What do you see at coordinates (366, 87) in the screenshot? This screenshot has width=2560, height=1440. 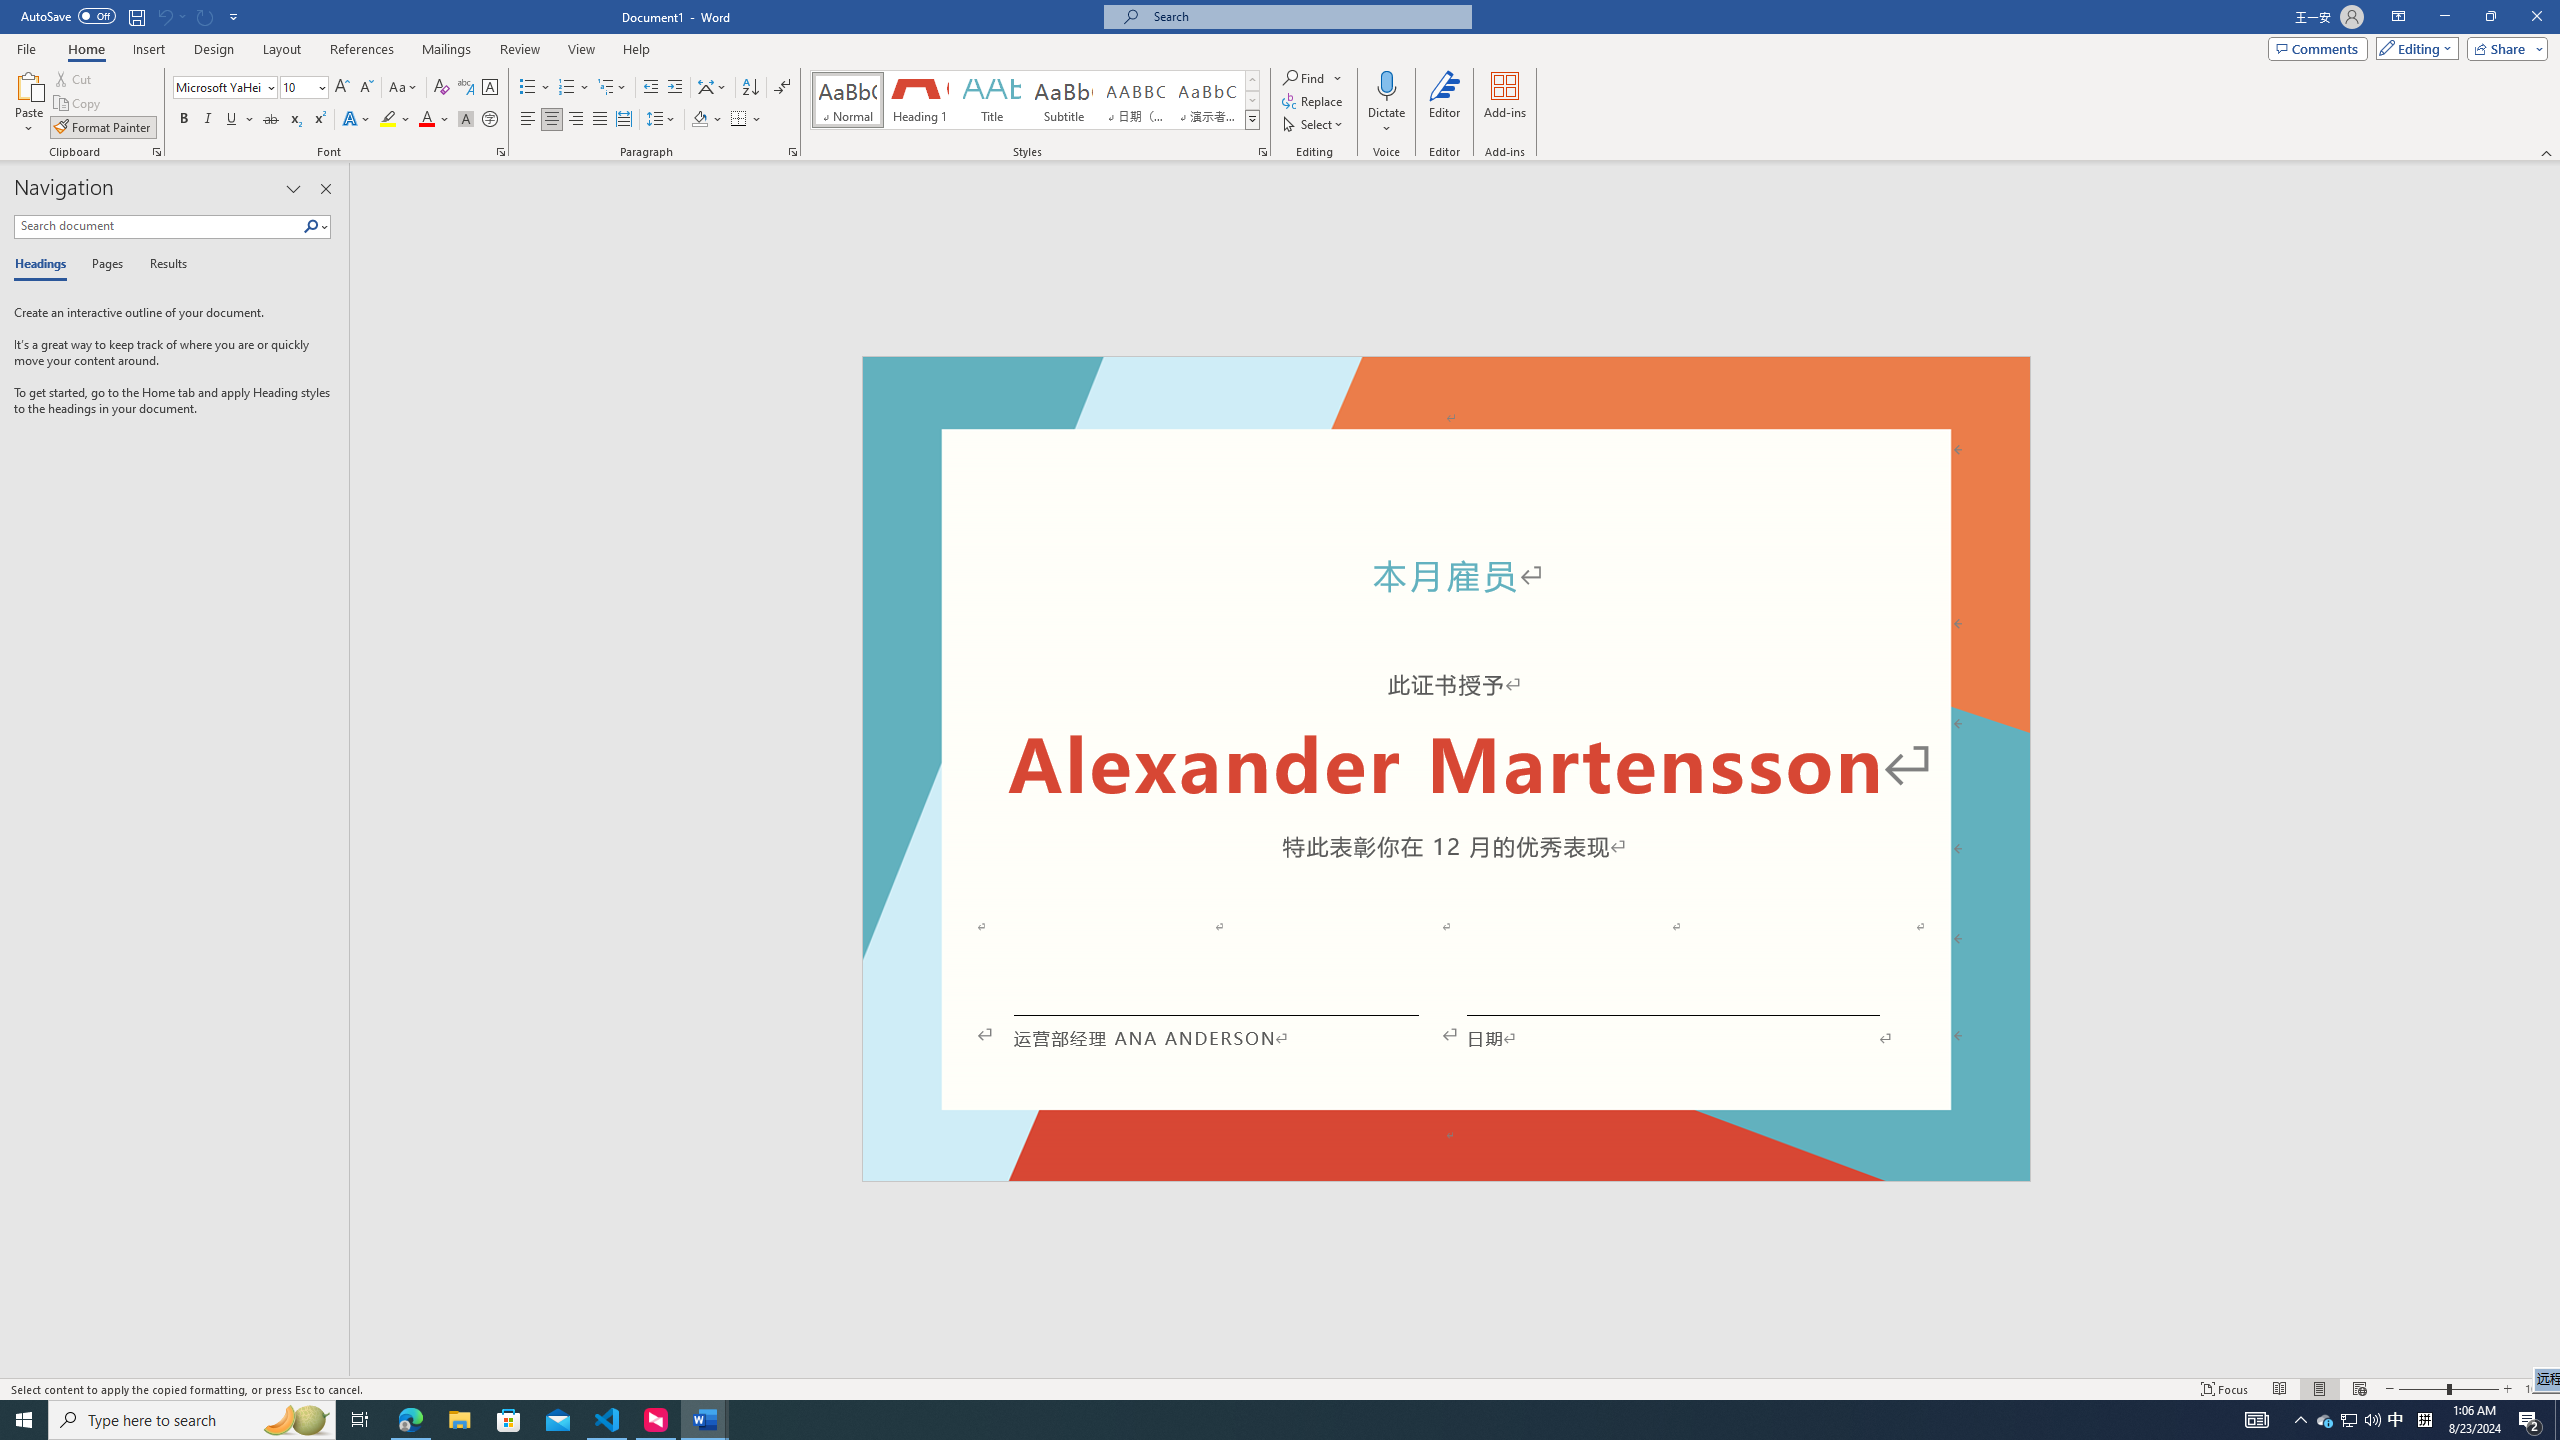 I see `'Shrink Font'` at bounding box center [366, 87].